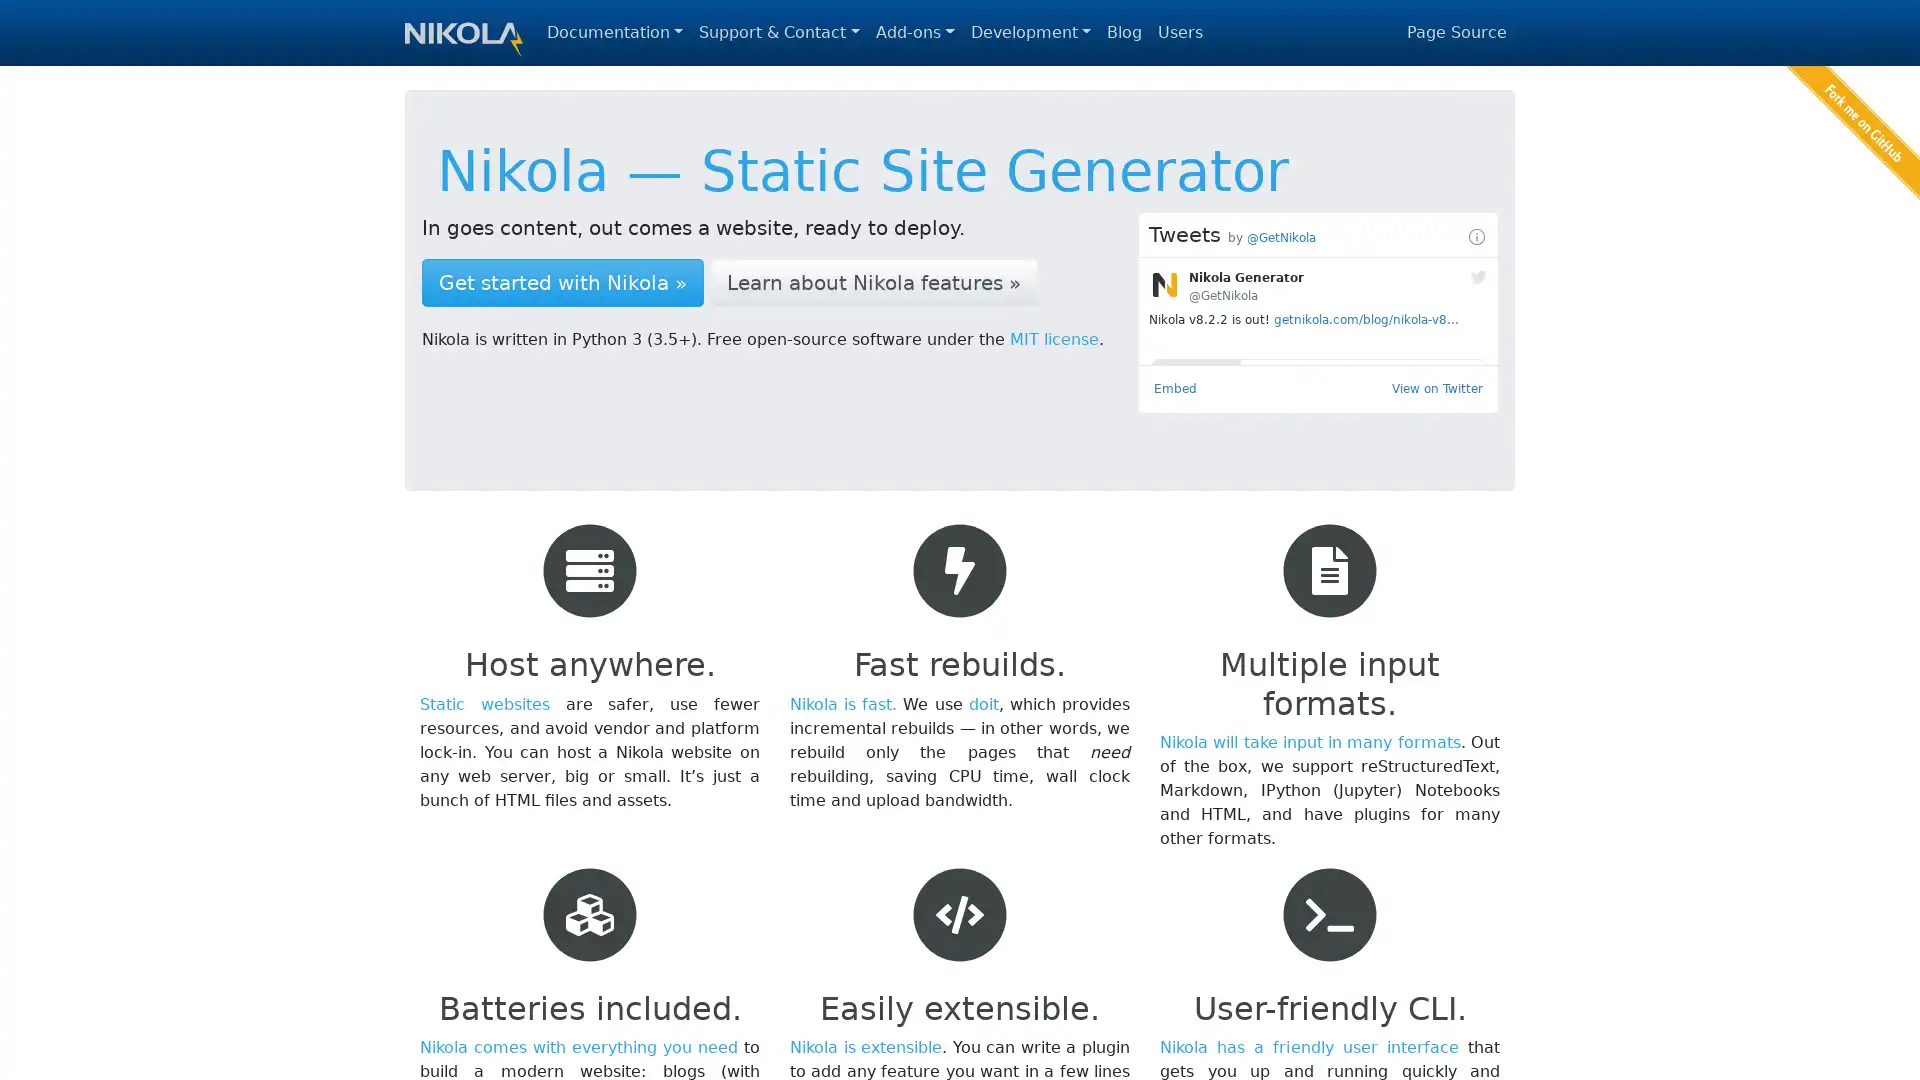 This screenshot has width=1920, height=1080. I want to click on Get started with Nikola, so click(561, 282).